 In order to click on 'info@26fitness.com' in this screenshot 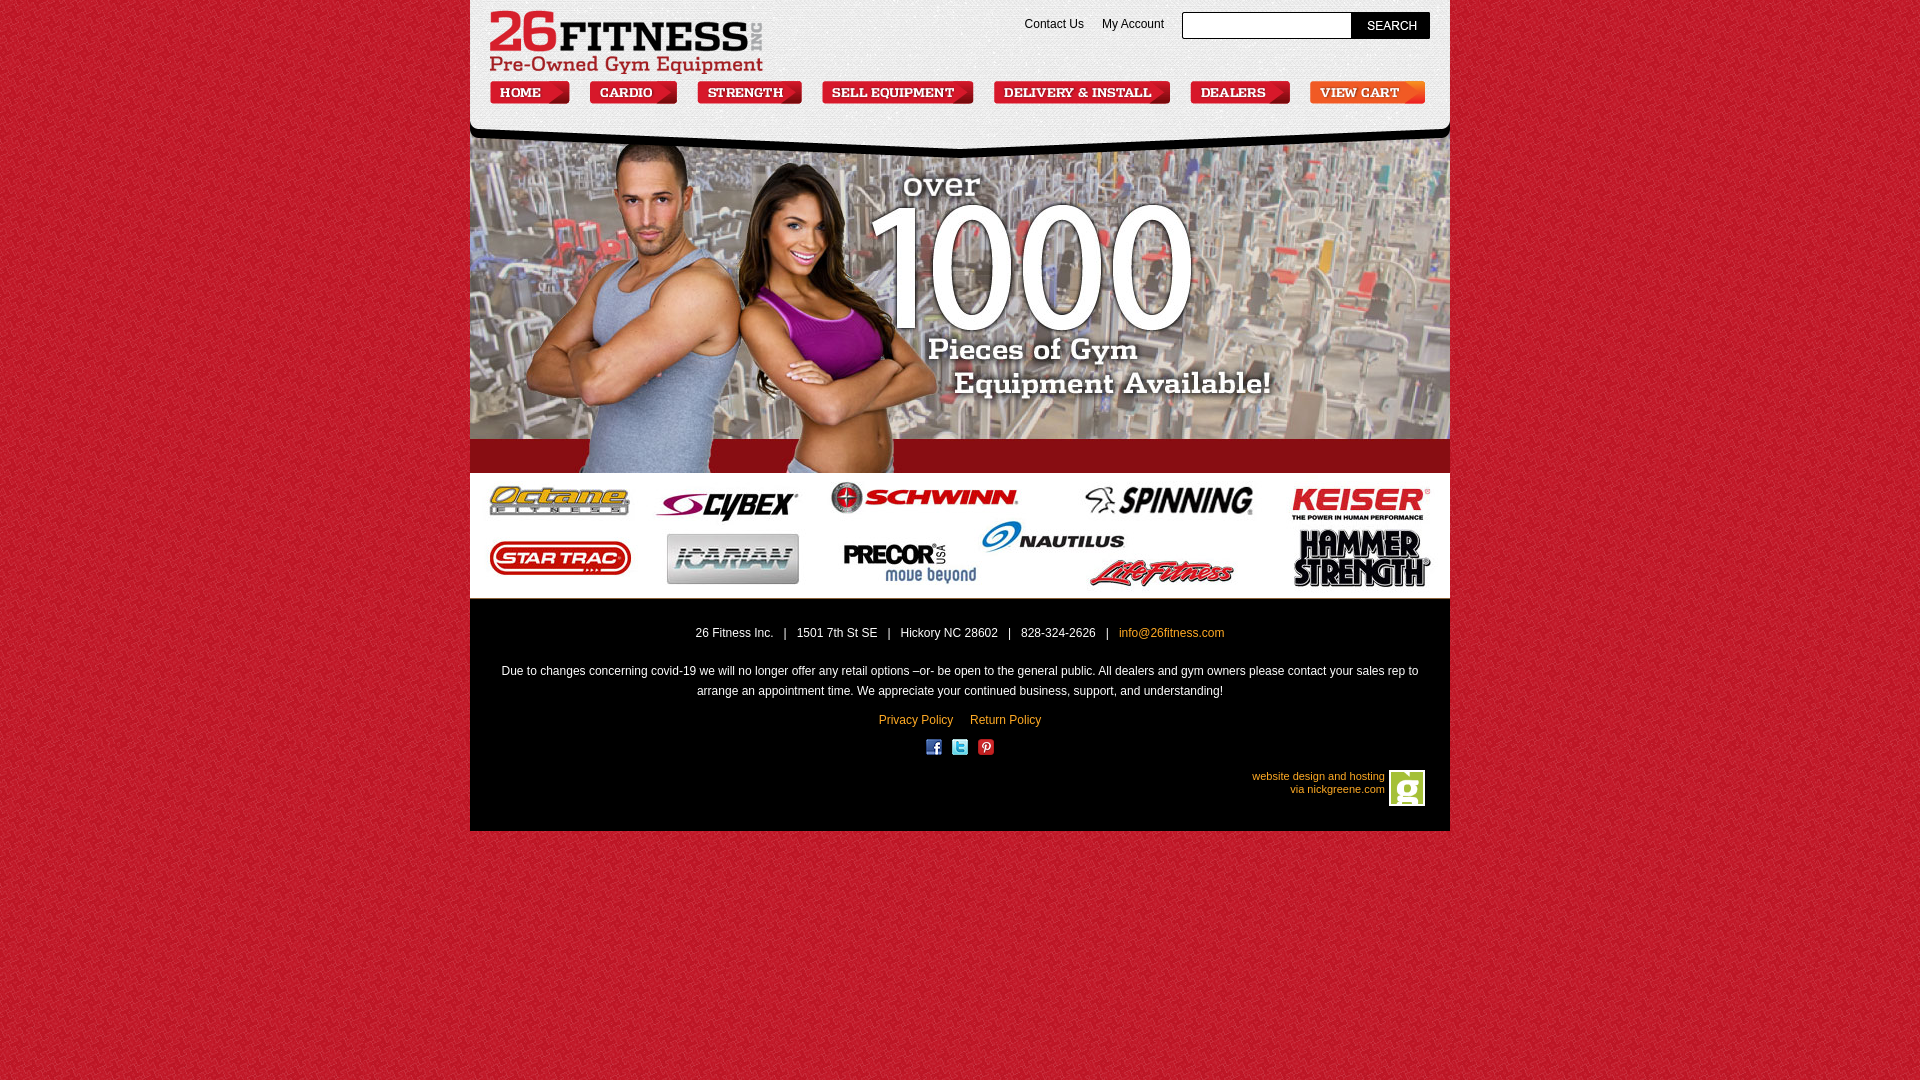, I will do `click(1171, 632)`.